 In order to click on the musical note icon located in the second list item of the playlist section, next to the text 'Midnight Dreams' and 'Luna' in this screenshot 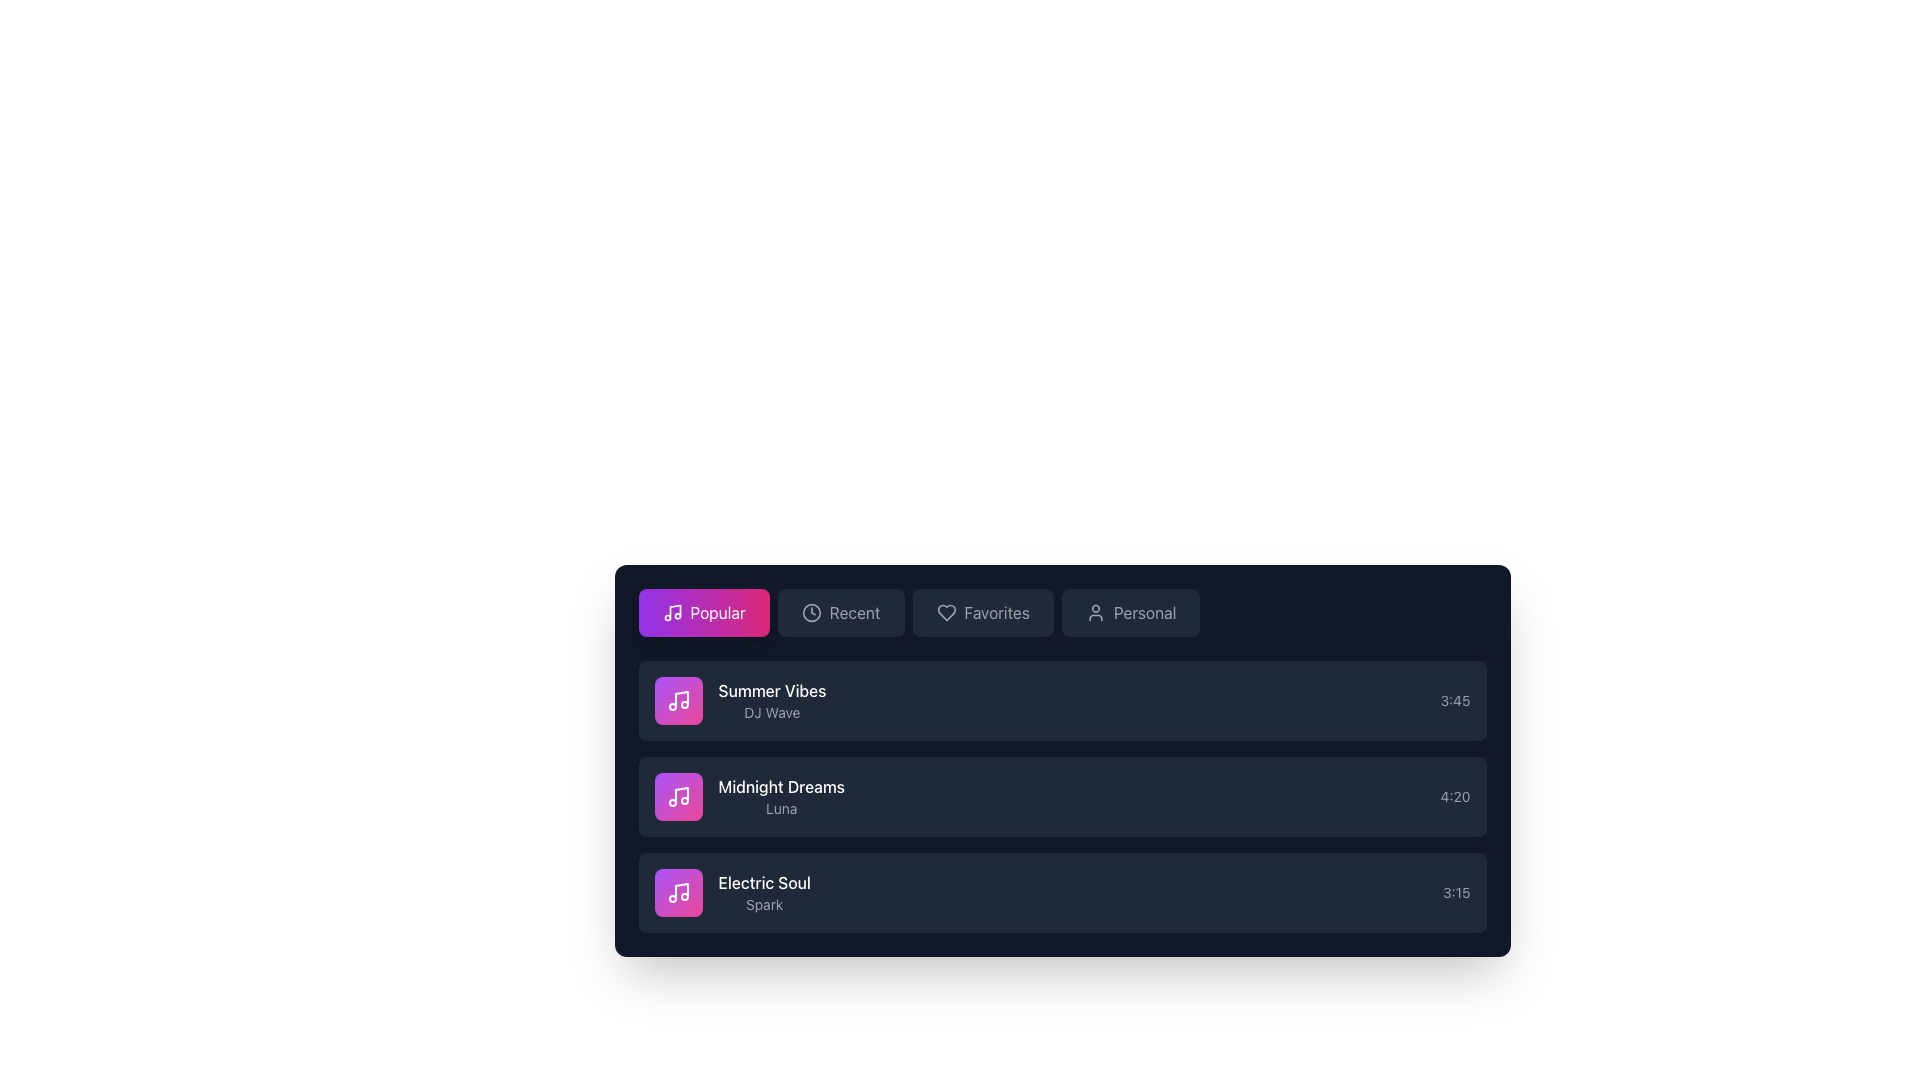, I will do `click(681, 794)`.